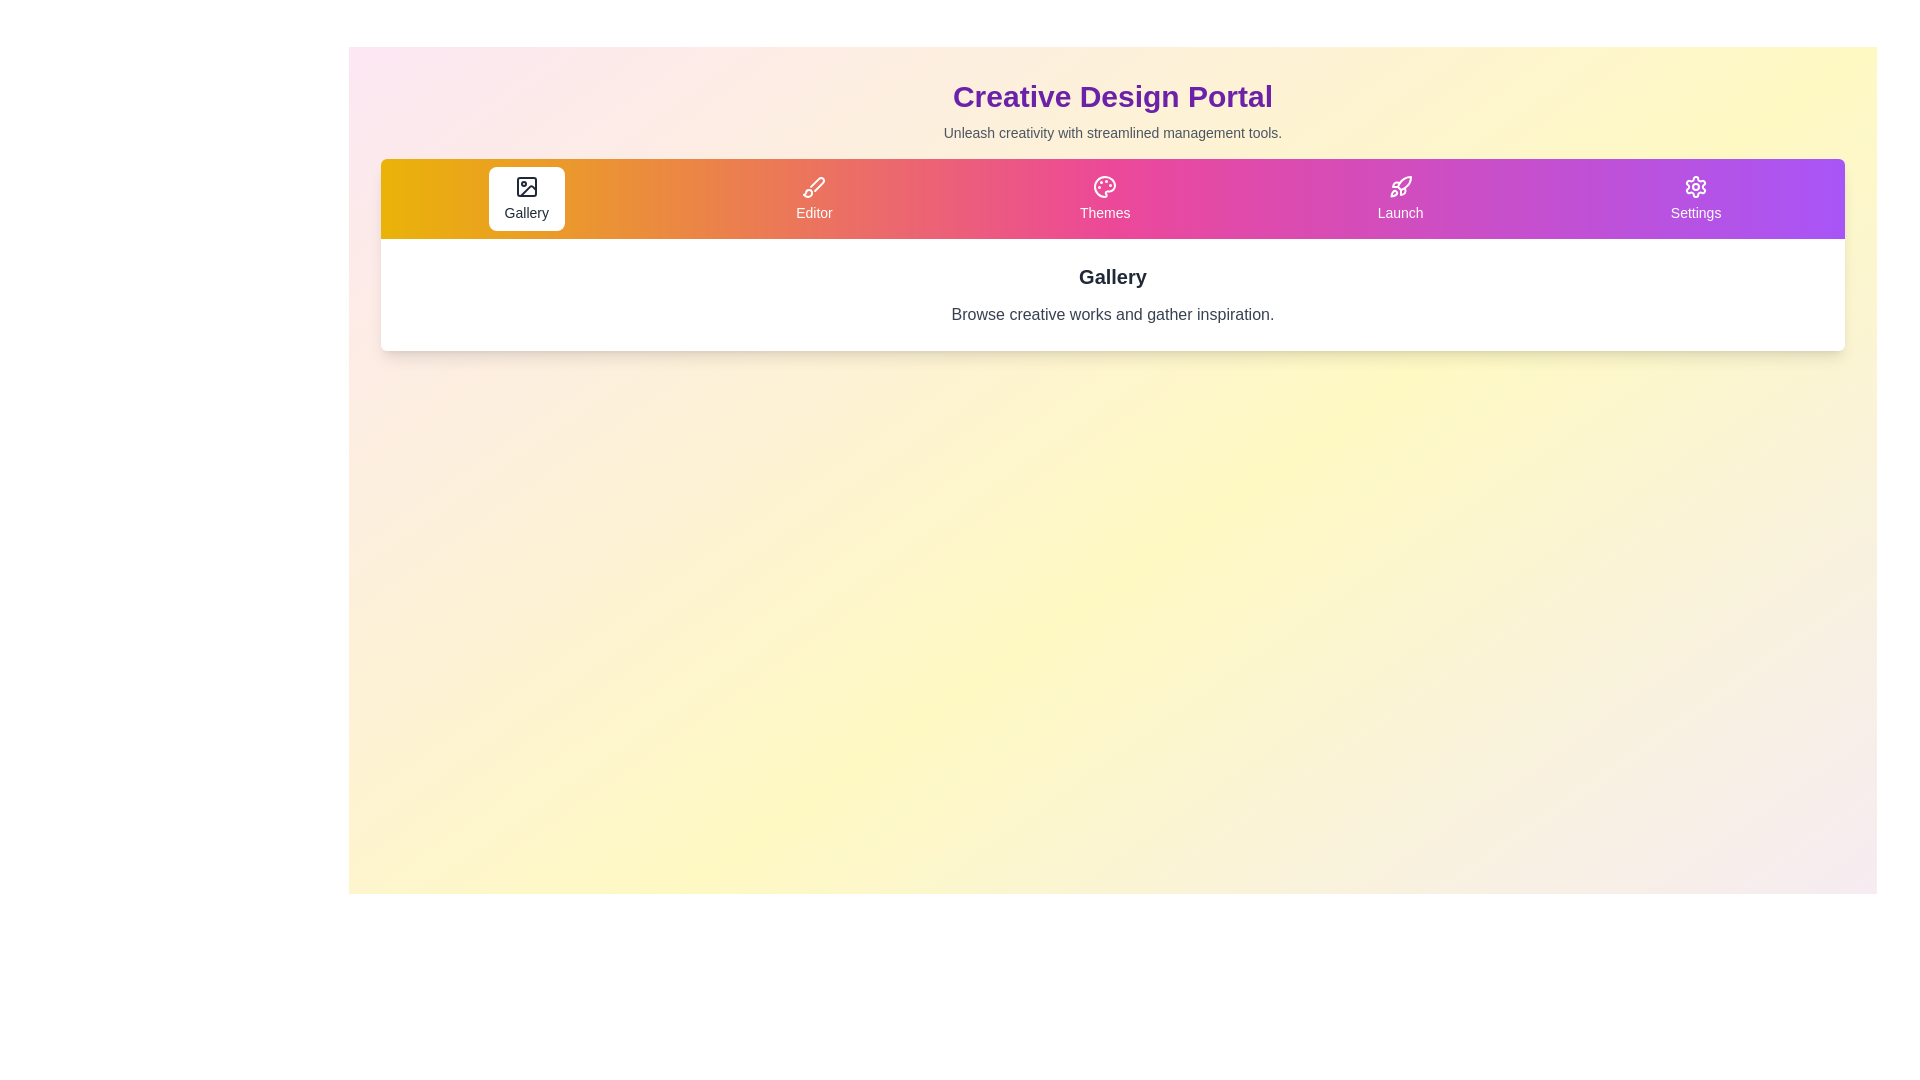  I want to click on the prominently displayed static text heading 'Creative Design Portal', which is styled in bold, large, deep purple font and is located near the top center of the interface, so click(1112, 96).